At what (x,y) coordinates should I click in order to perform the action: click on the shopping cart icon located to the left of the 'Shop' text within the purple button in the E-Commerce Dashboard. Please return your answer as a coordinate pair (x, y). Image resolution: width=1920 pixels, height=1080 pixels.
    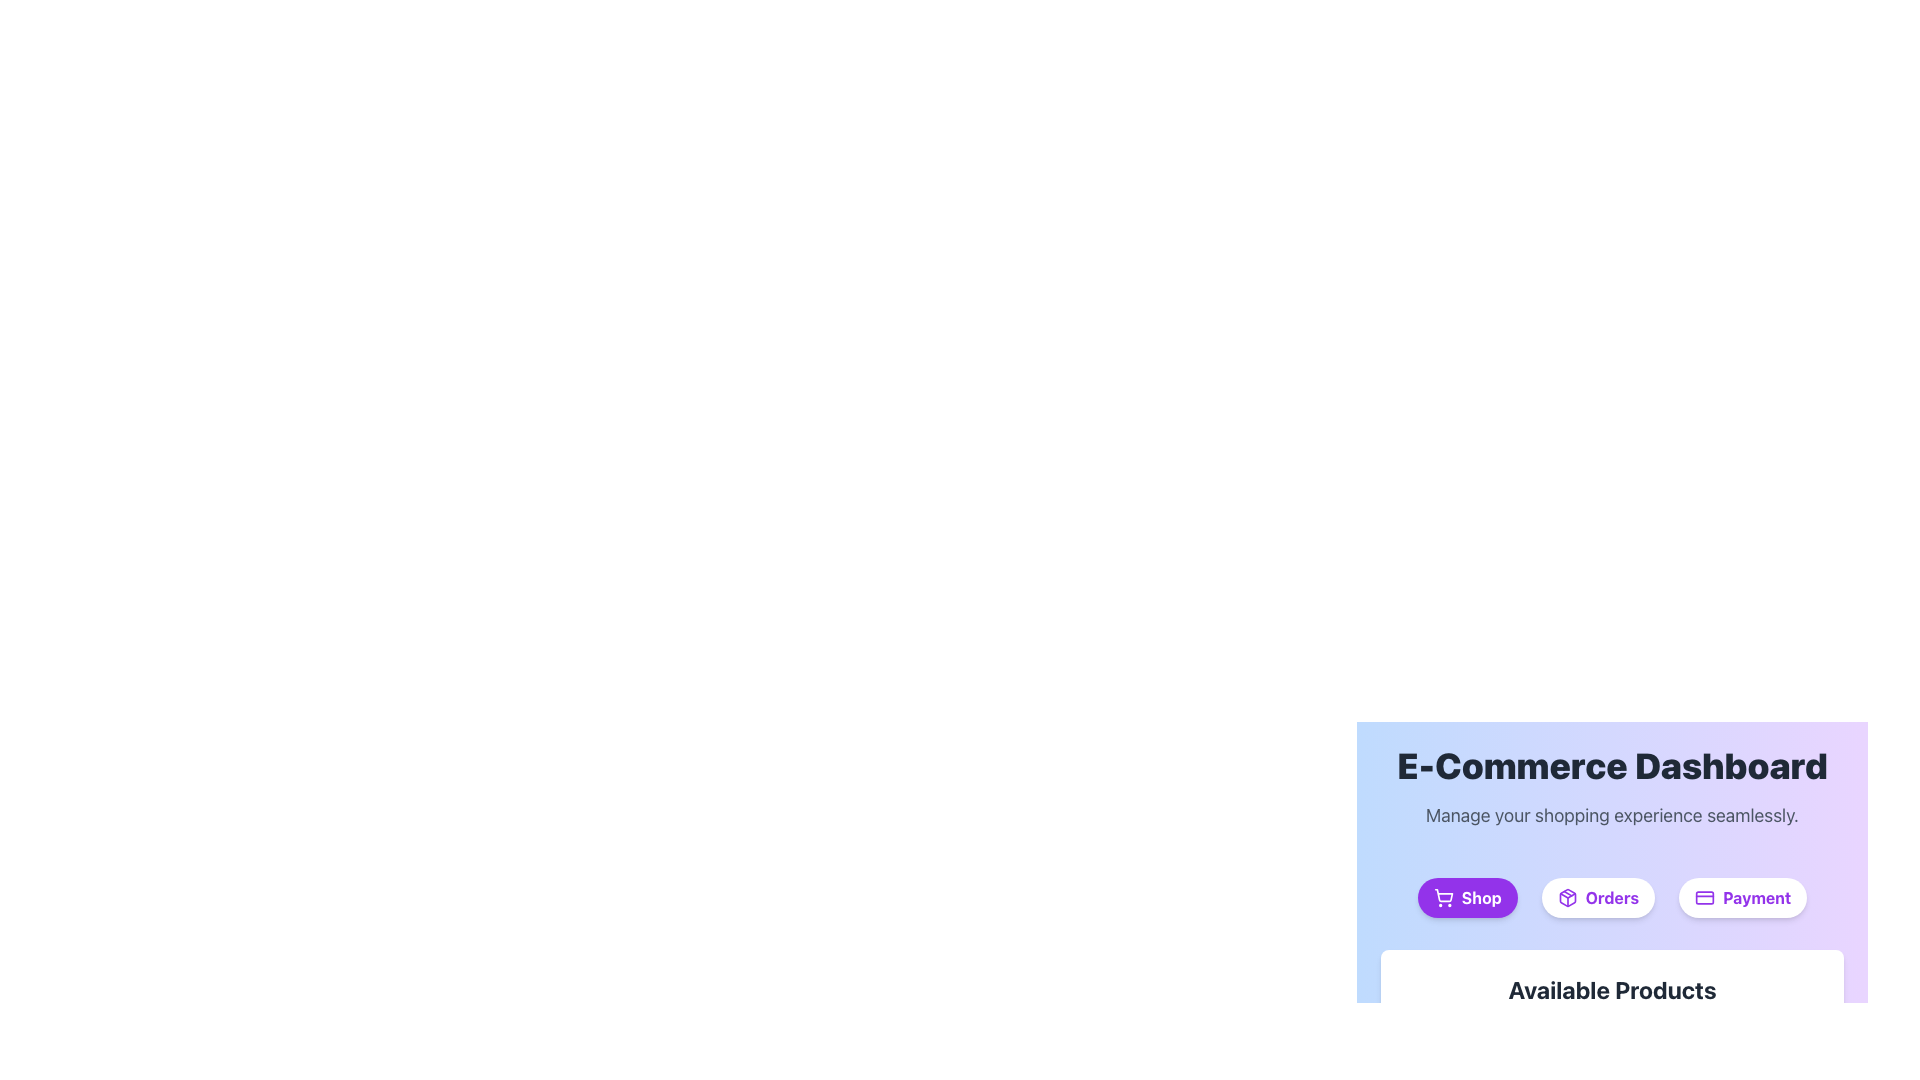
    Looking at the image, I should click on (1443, 897).